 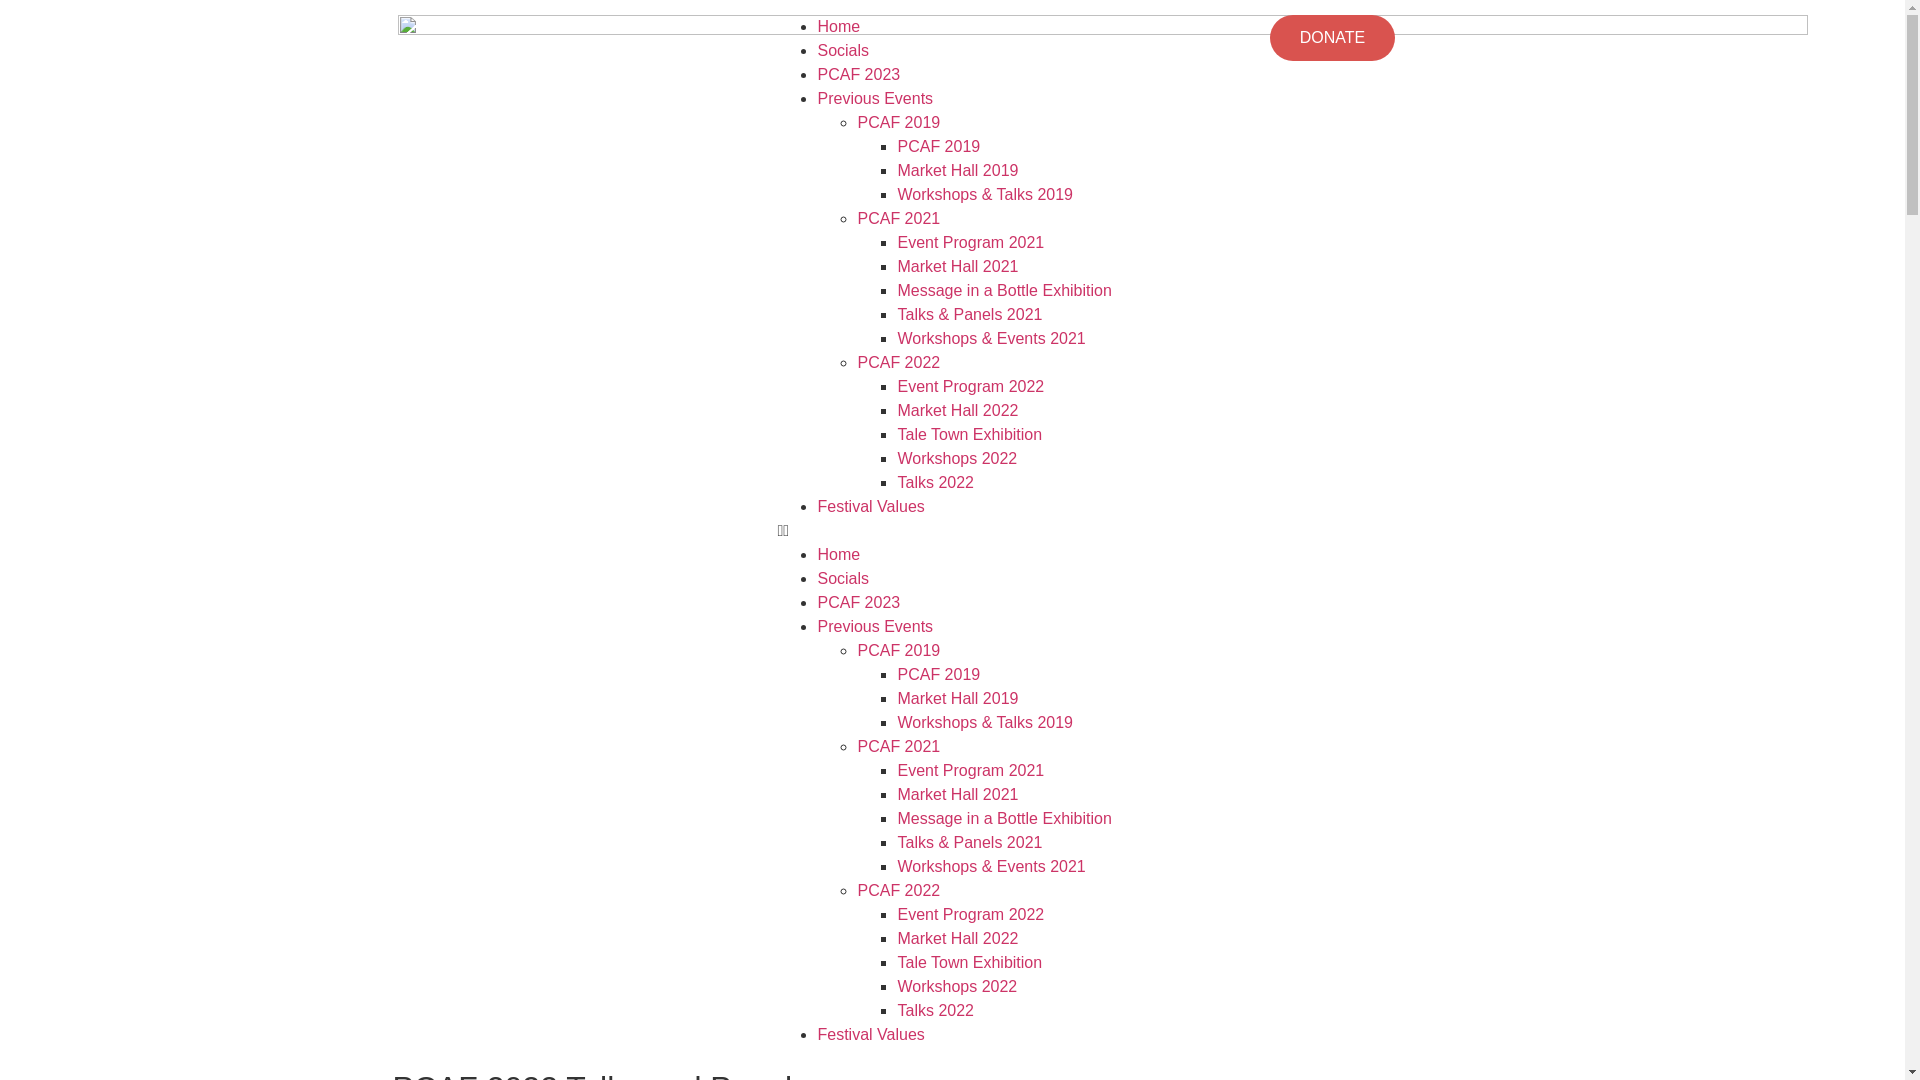 What do you see at coordinates (874, 625) in the screenshot?
I see `'Previous Events'` at bounding box center [874, 625].